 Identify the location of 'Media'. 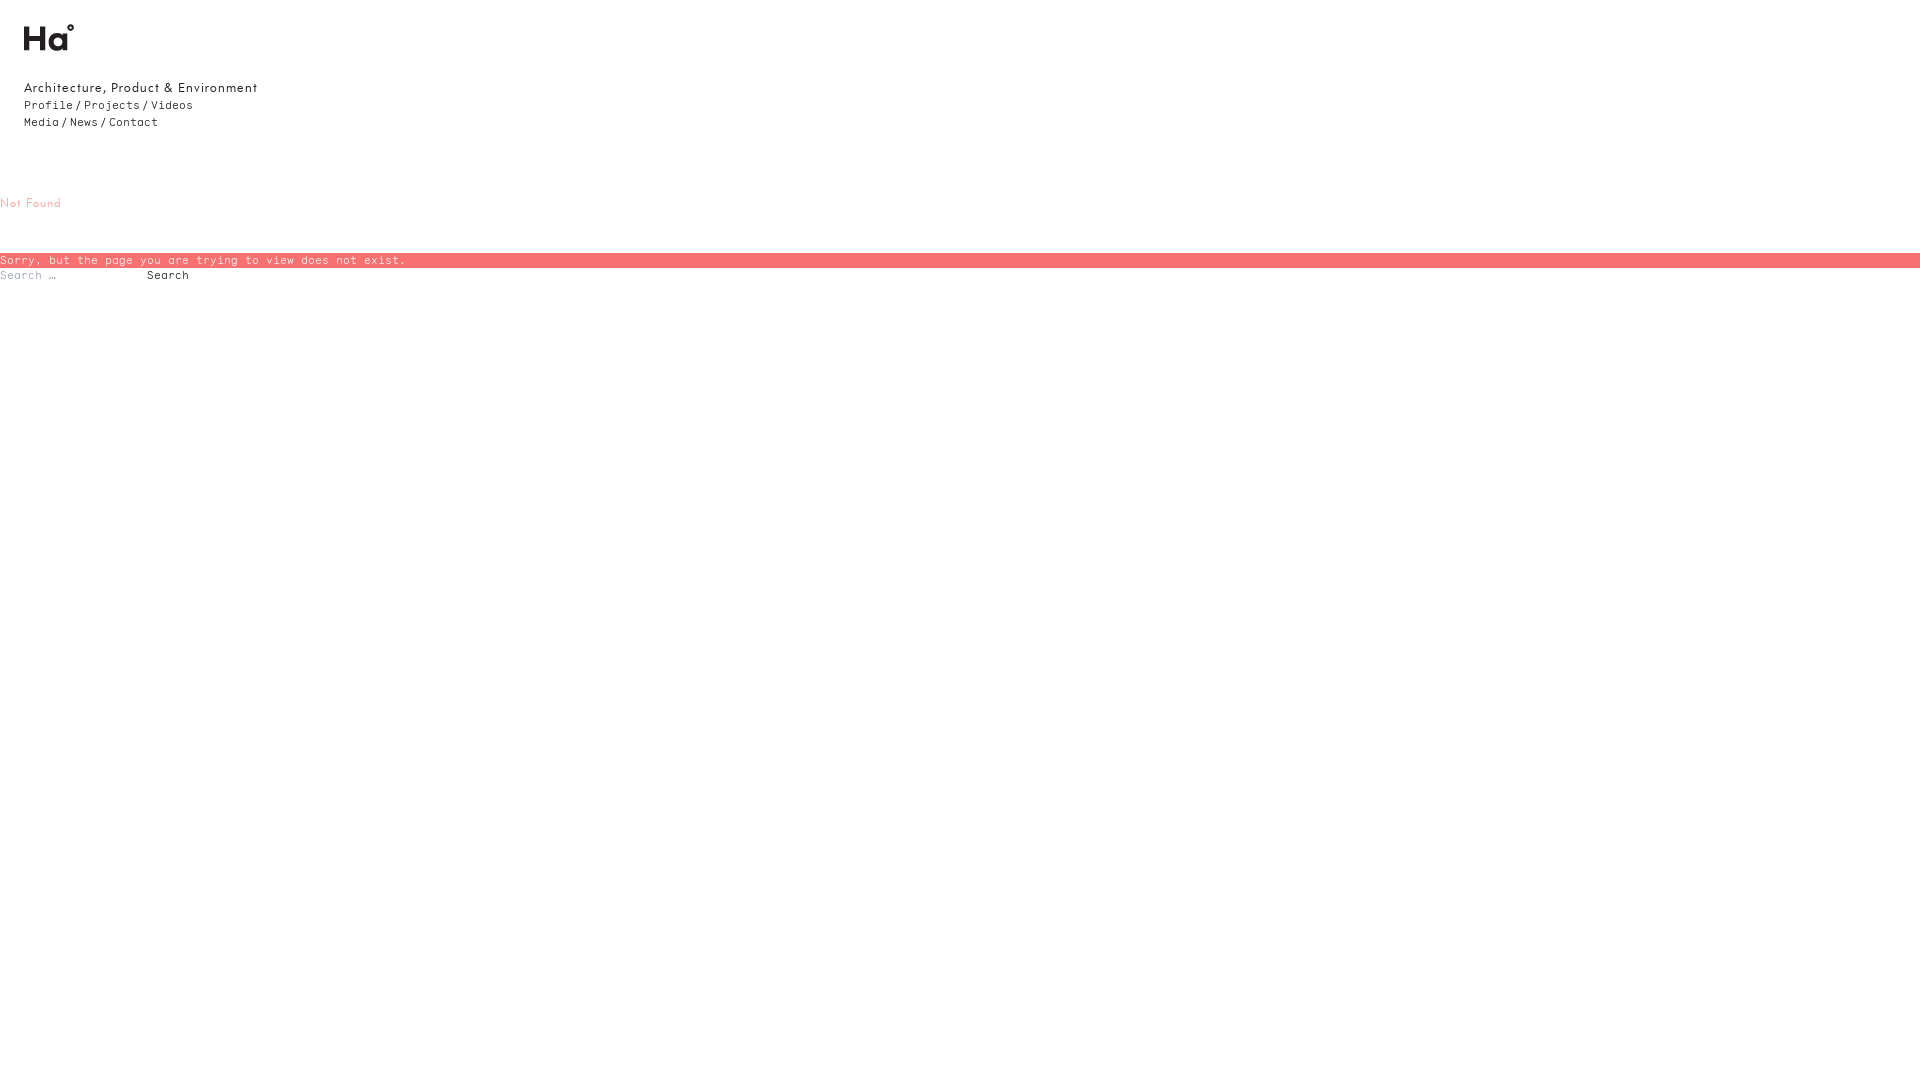
(24, 122).